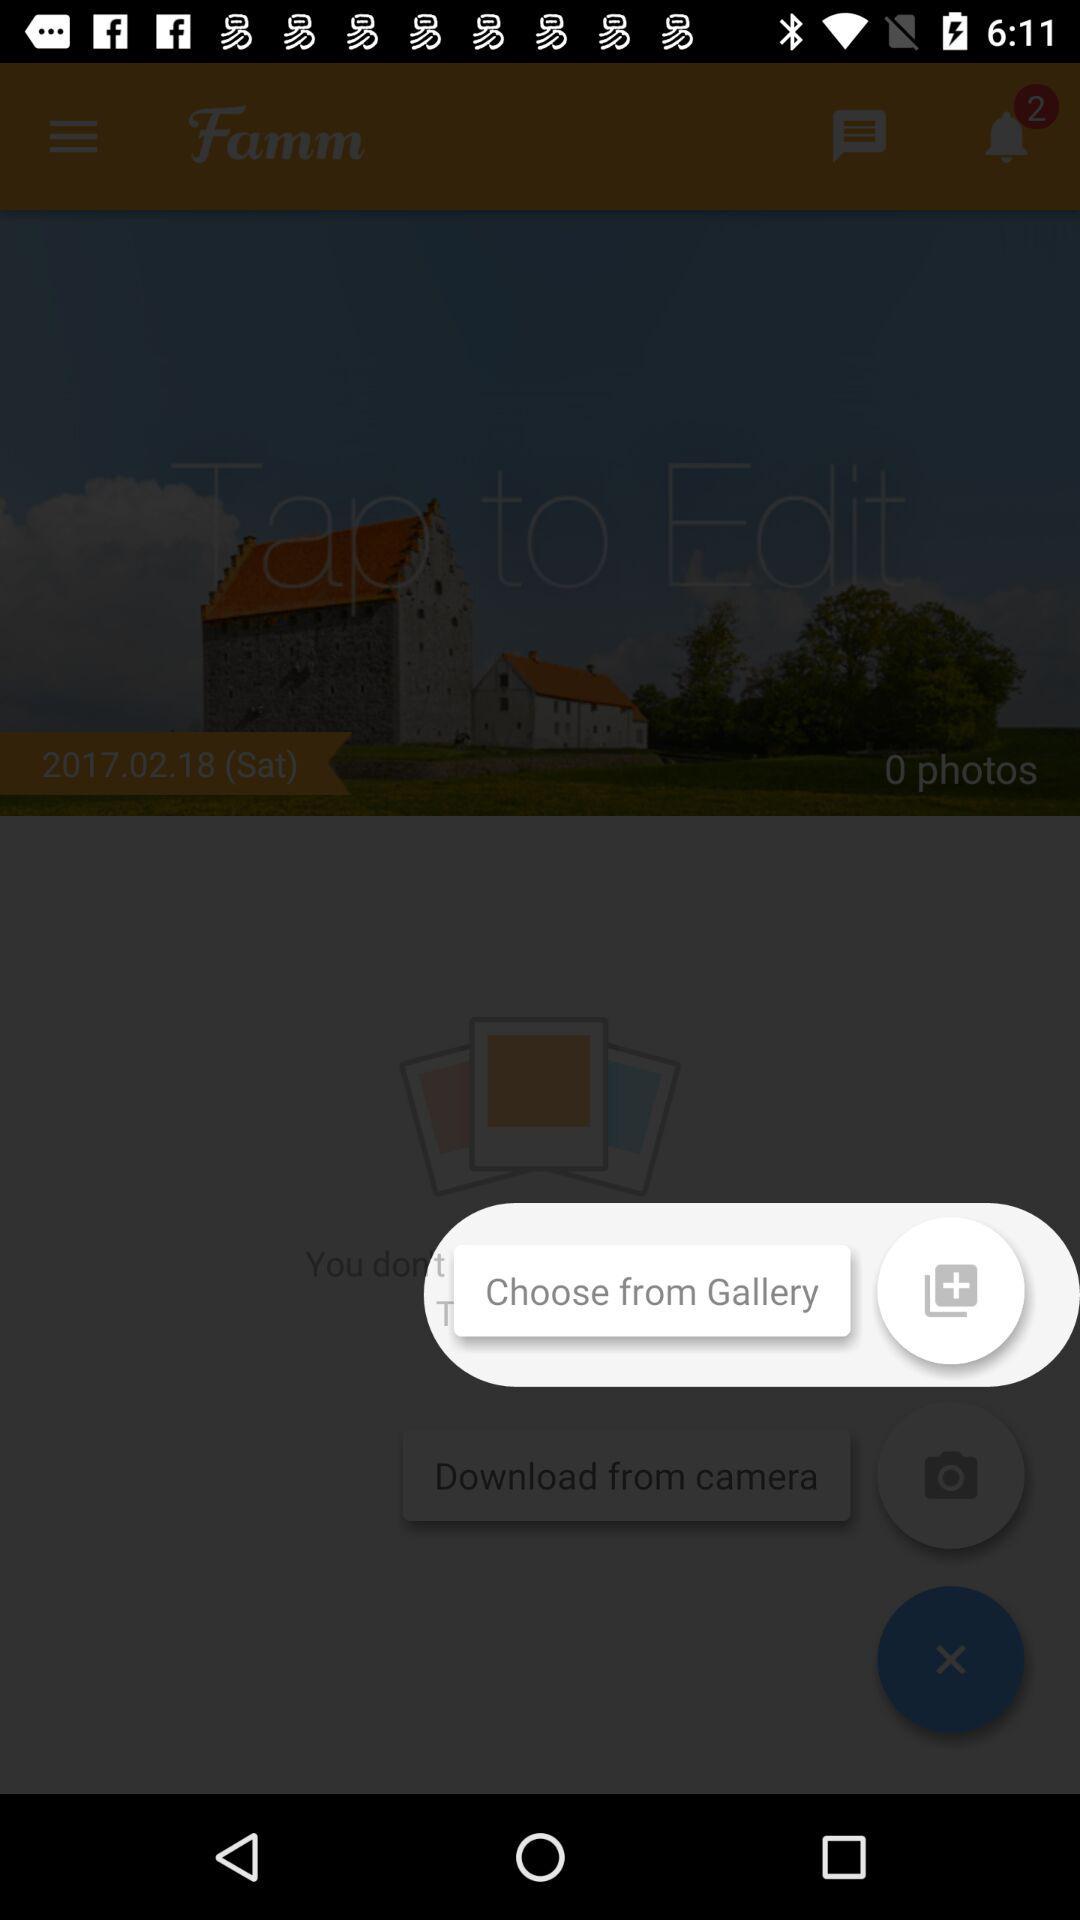 This screenshot has height=1920, width=1080. I want to click on the add icon, so click(950, 1290).